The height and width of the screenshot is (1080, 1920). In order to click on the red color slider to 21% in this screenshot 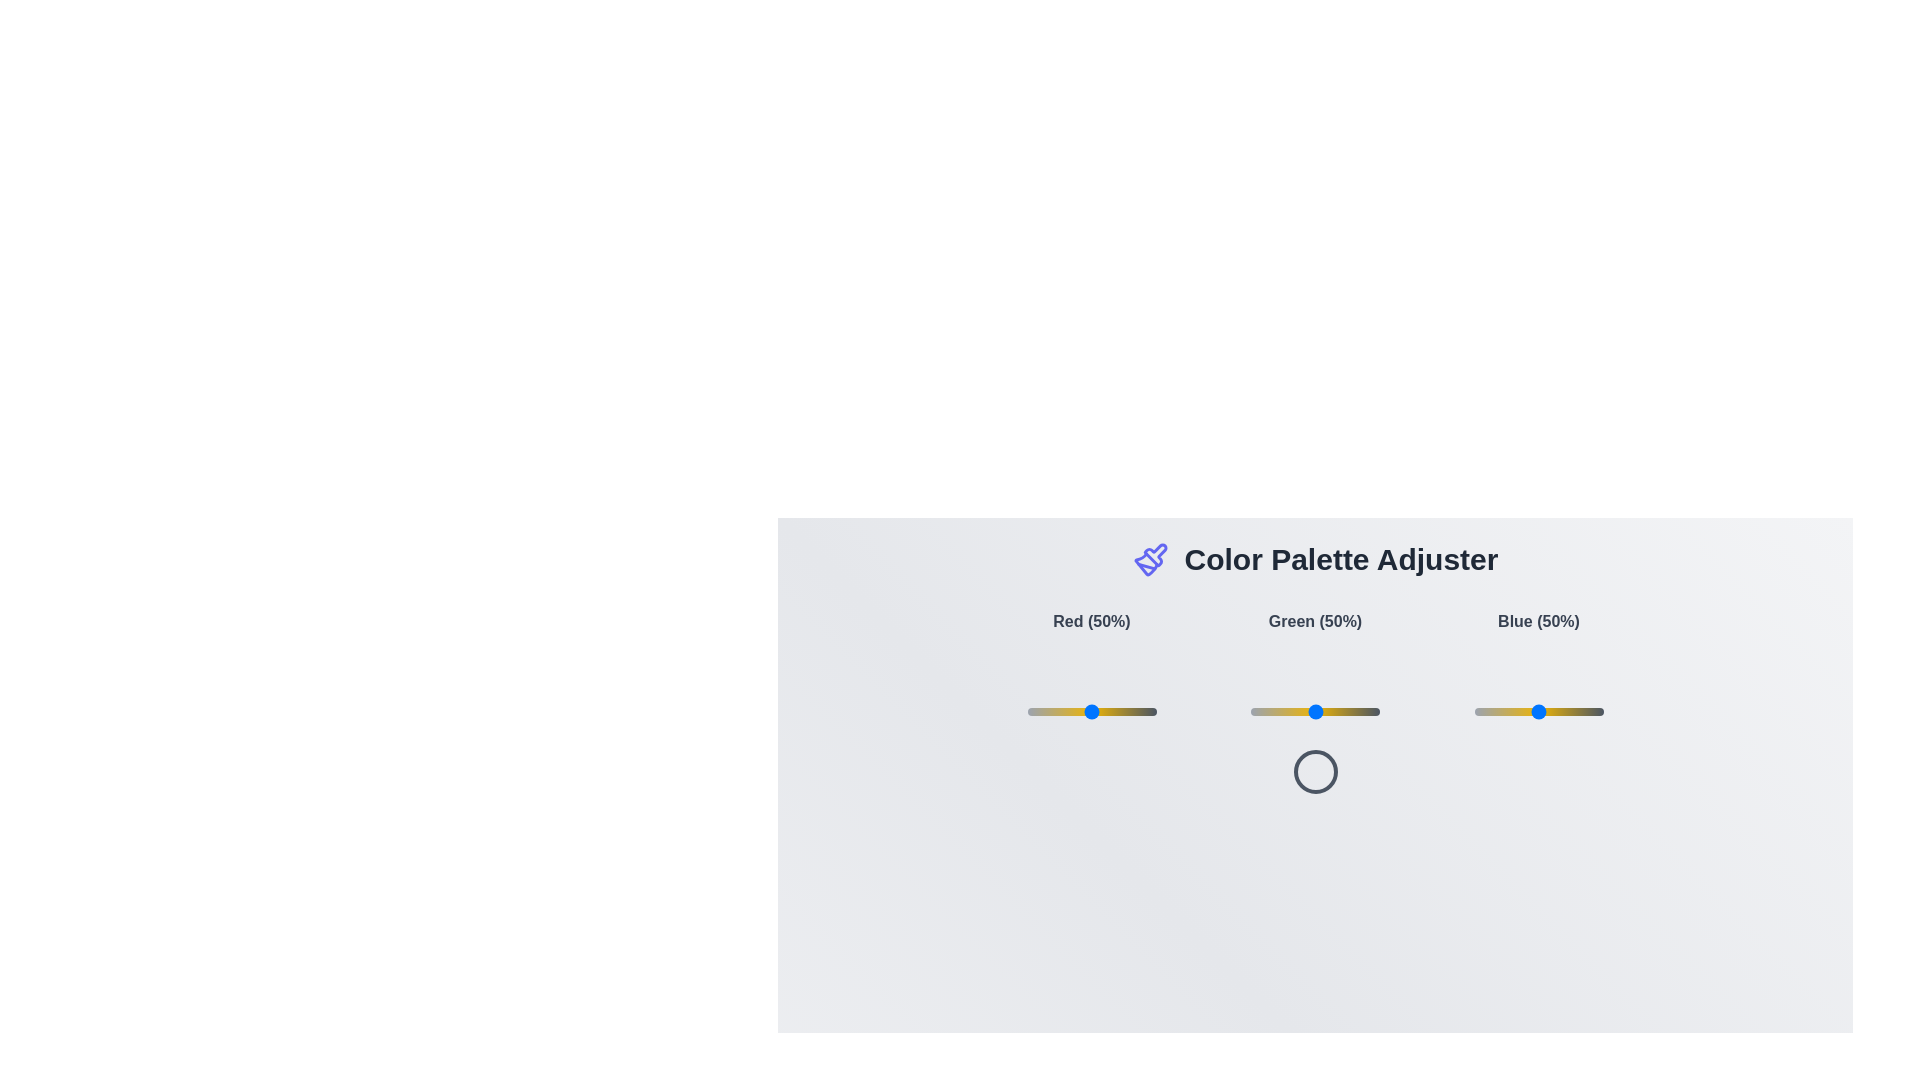, I will do `click(1053, 711)`.